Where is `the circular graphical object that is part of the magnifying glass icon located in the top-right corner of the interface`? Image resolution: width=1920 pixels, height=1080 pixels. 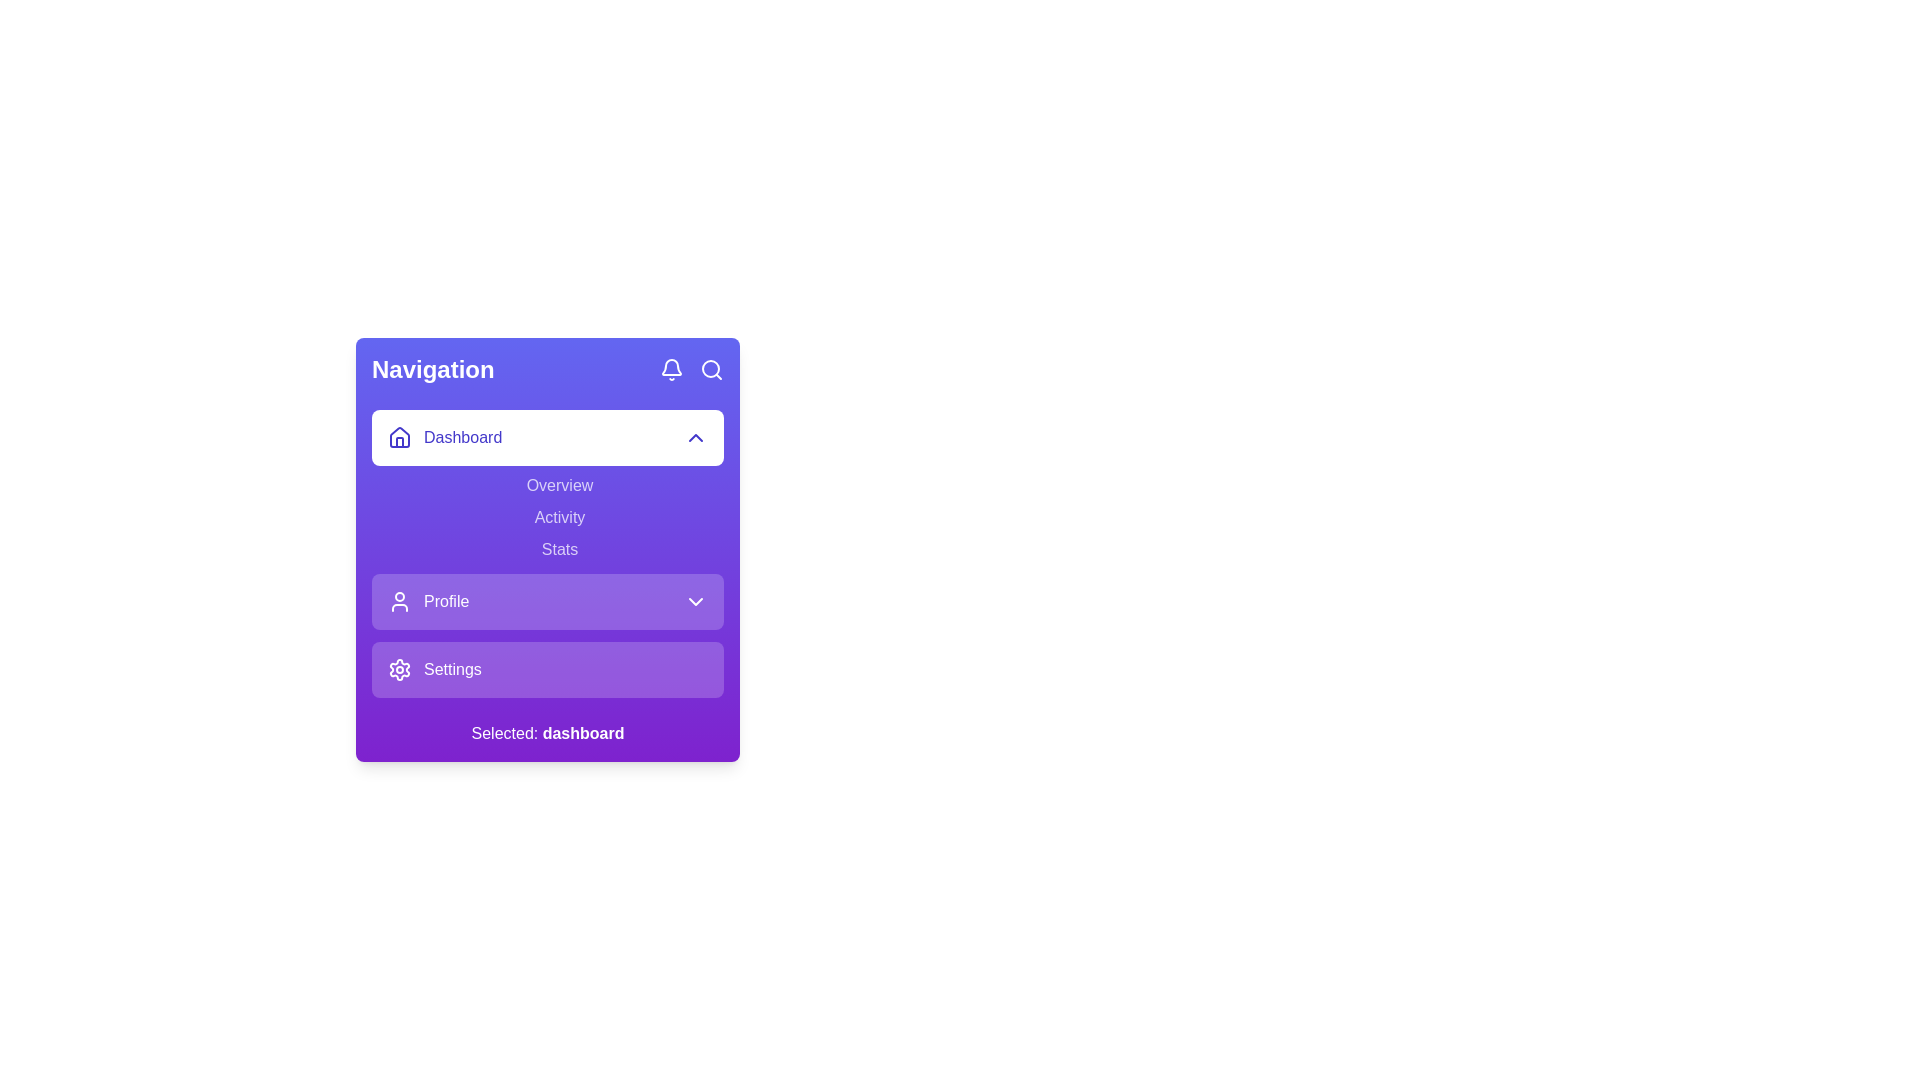 the circular graphical object that is part of the magnifying glass icon located in the top-right corner of the interface is located at coordinates (710, 369).